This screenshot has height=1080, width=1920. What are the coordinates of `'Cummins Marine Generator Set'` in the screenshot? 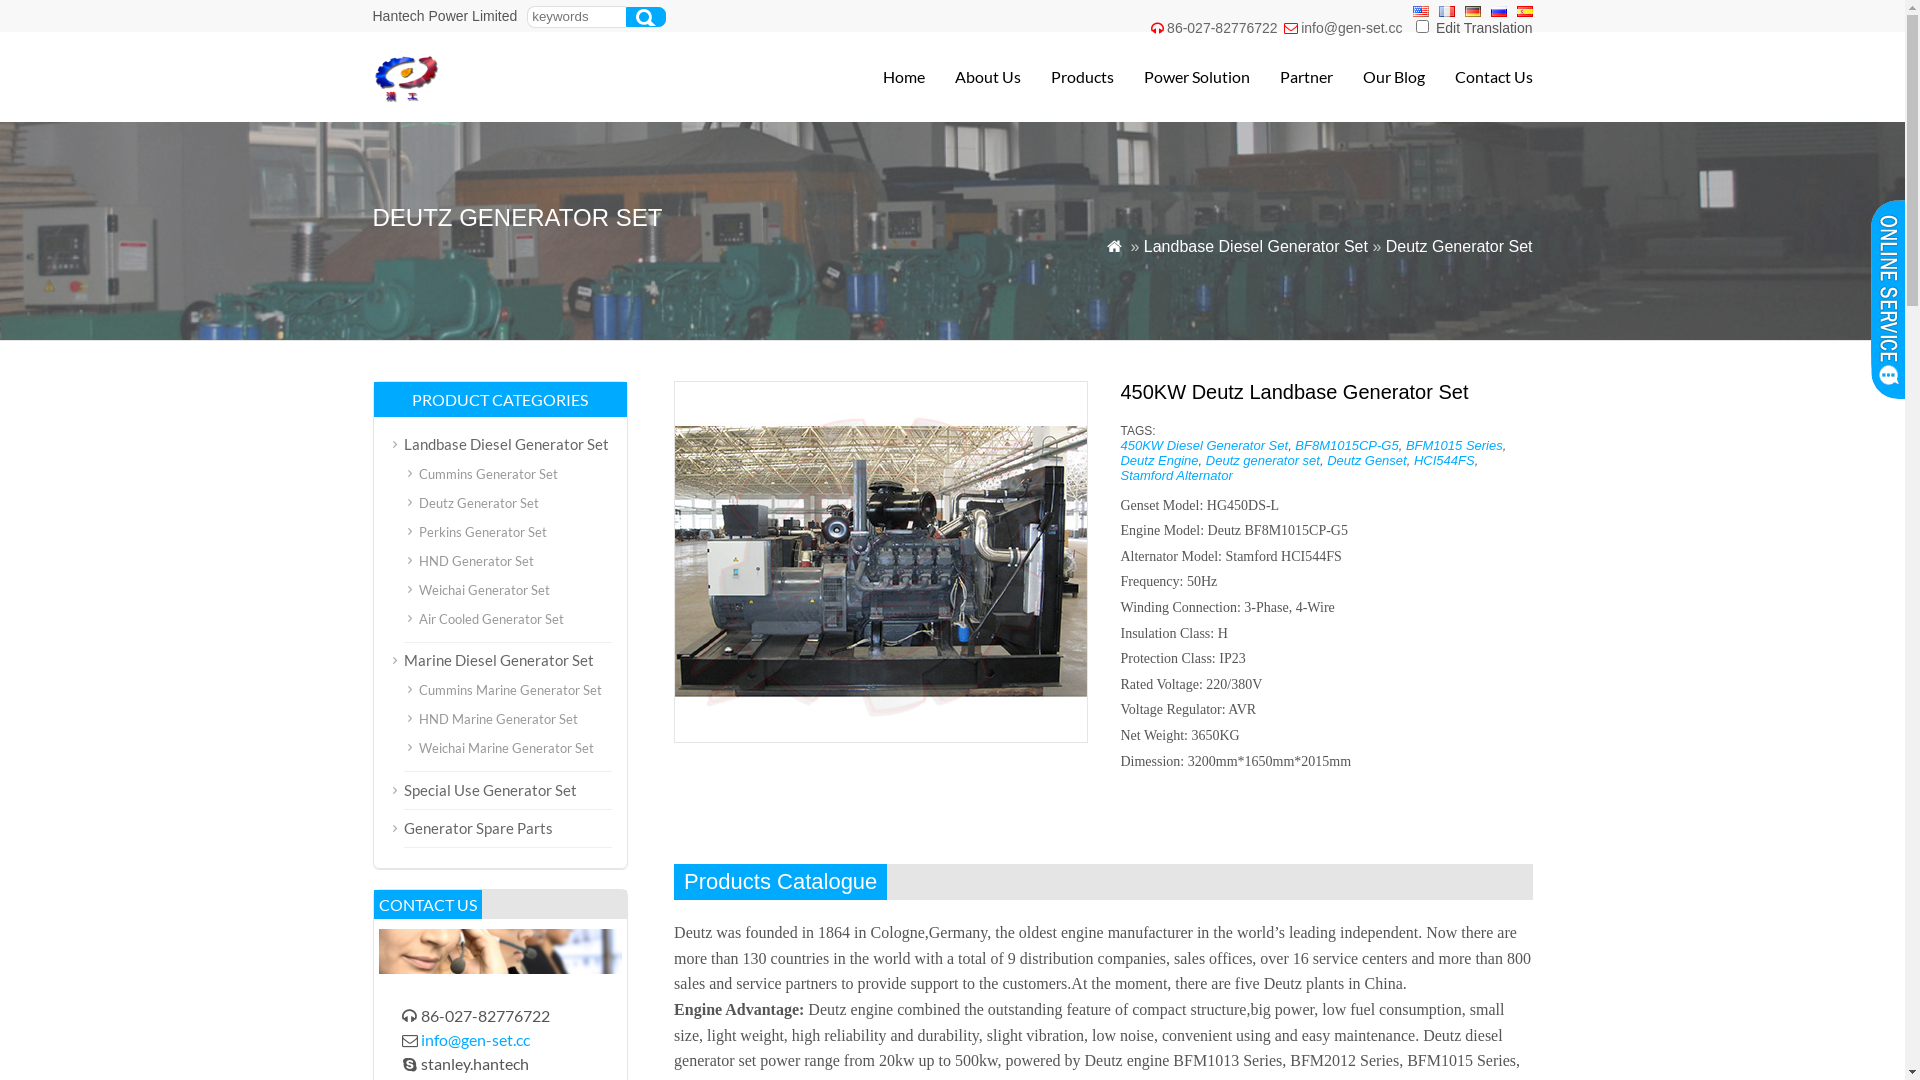 It's located at (509, 689).